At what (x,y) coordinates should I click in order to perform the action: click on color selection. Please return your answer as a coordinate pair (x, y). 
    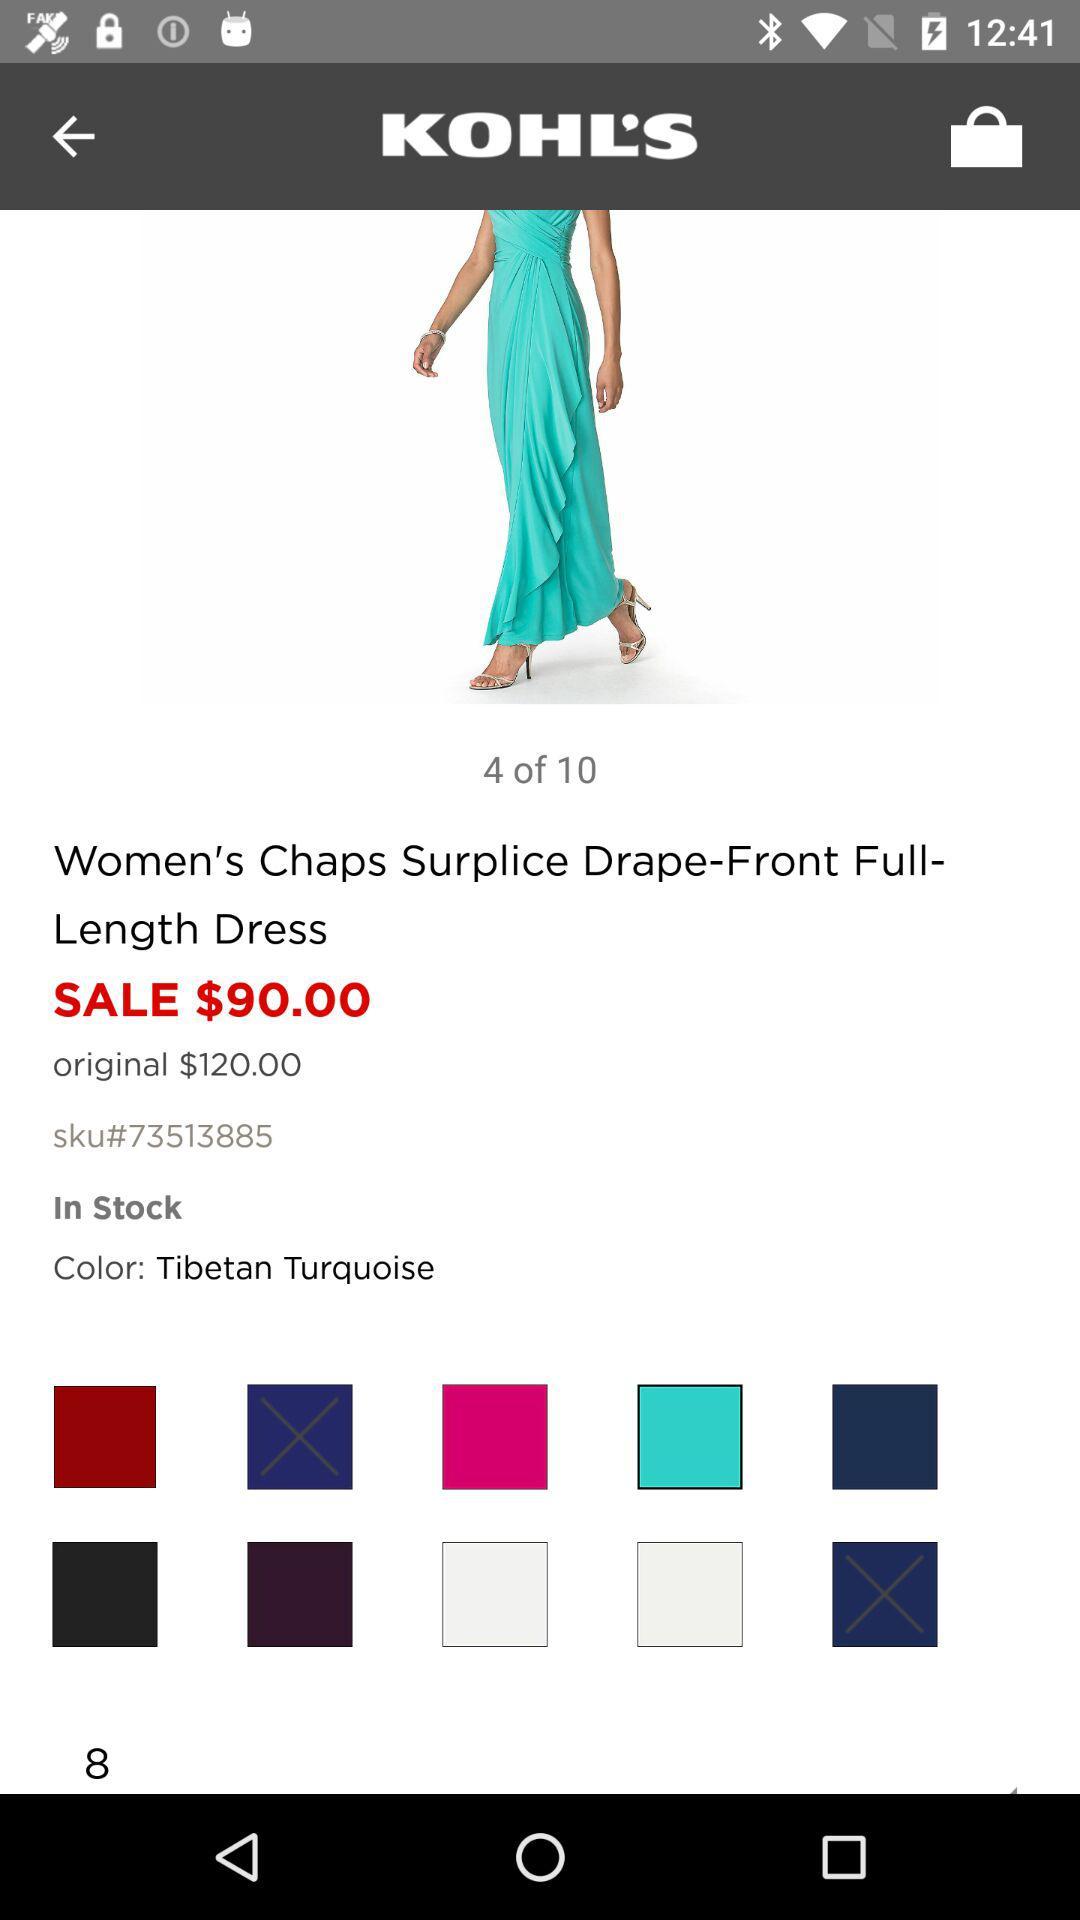
    Looking at the image, I should click on (494, 1593).